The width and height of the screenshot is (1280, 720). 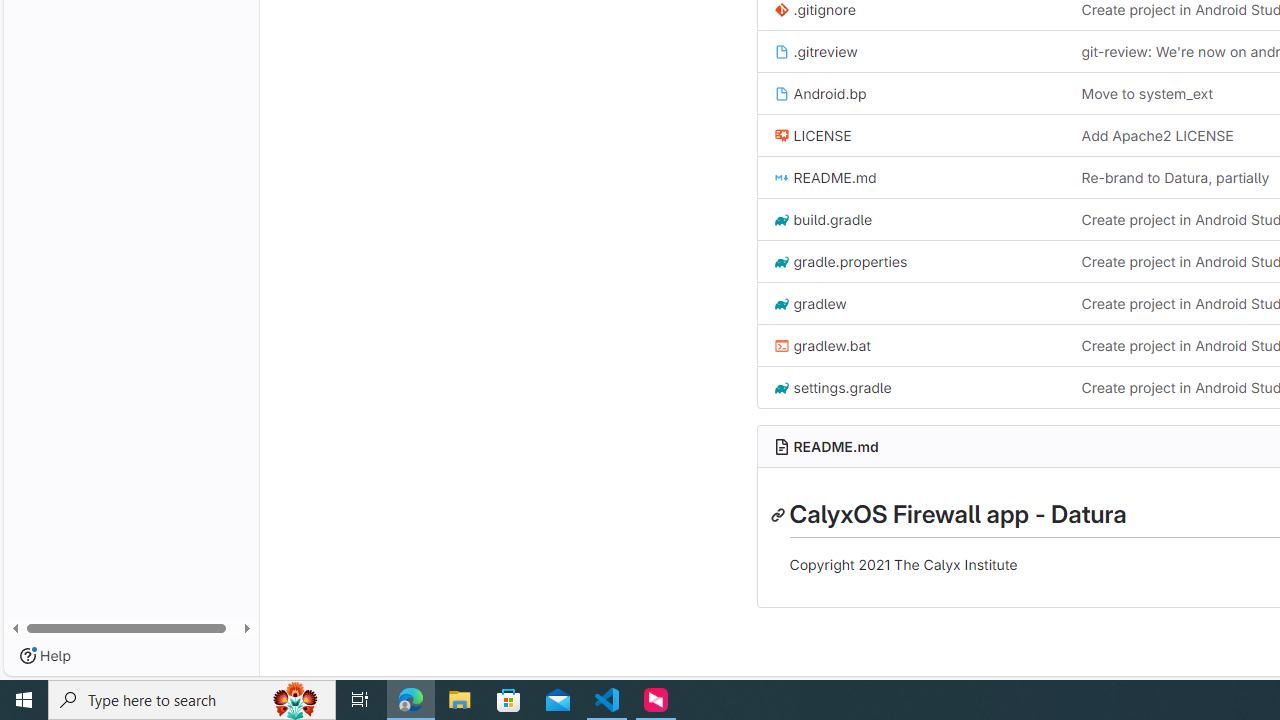 What do you see at coordinates (815, 50) in the screenshot?
I see `'.gitreview'` at bounding box center [815, 50].